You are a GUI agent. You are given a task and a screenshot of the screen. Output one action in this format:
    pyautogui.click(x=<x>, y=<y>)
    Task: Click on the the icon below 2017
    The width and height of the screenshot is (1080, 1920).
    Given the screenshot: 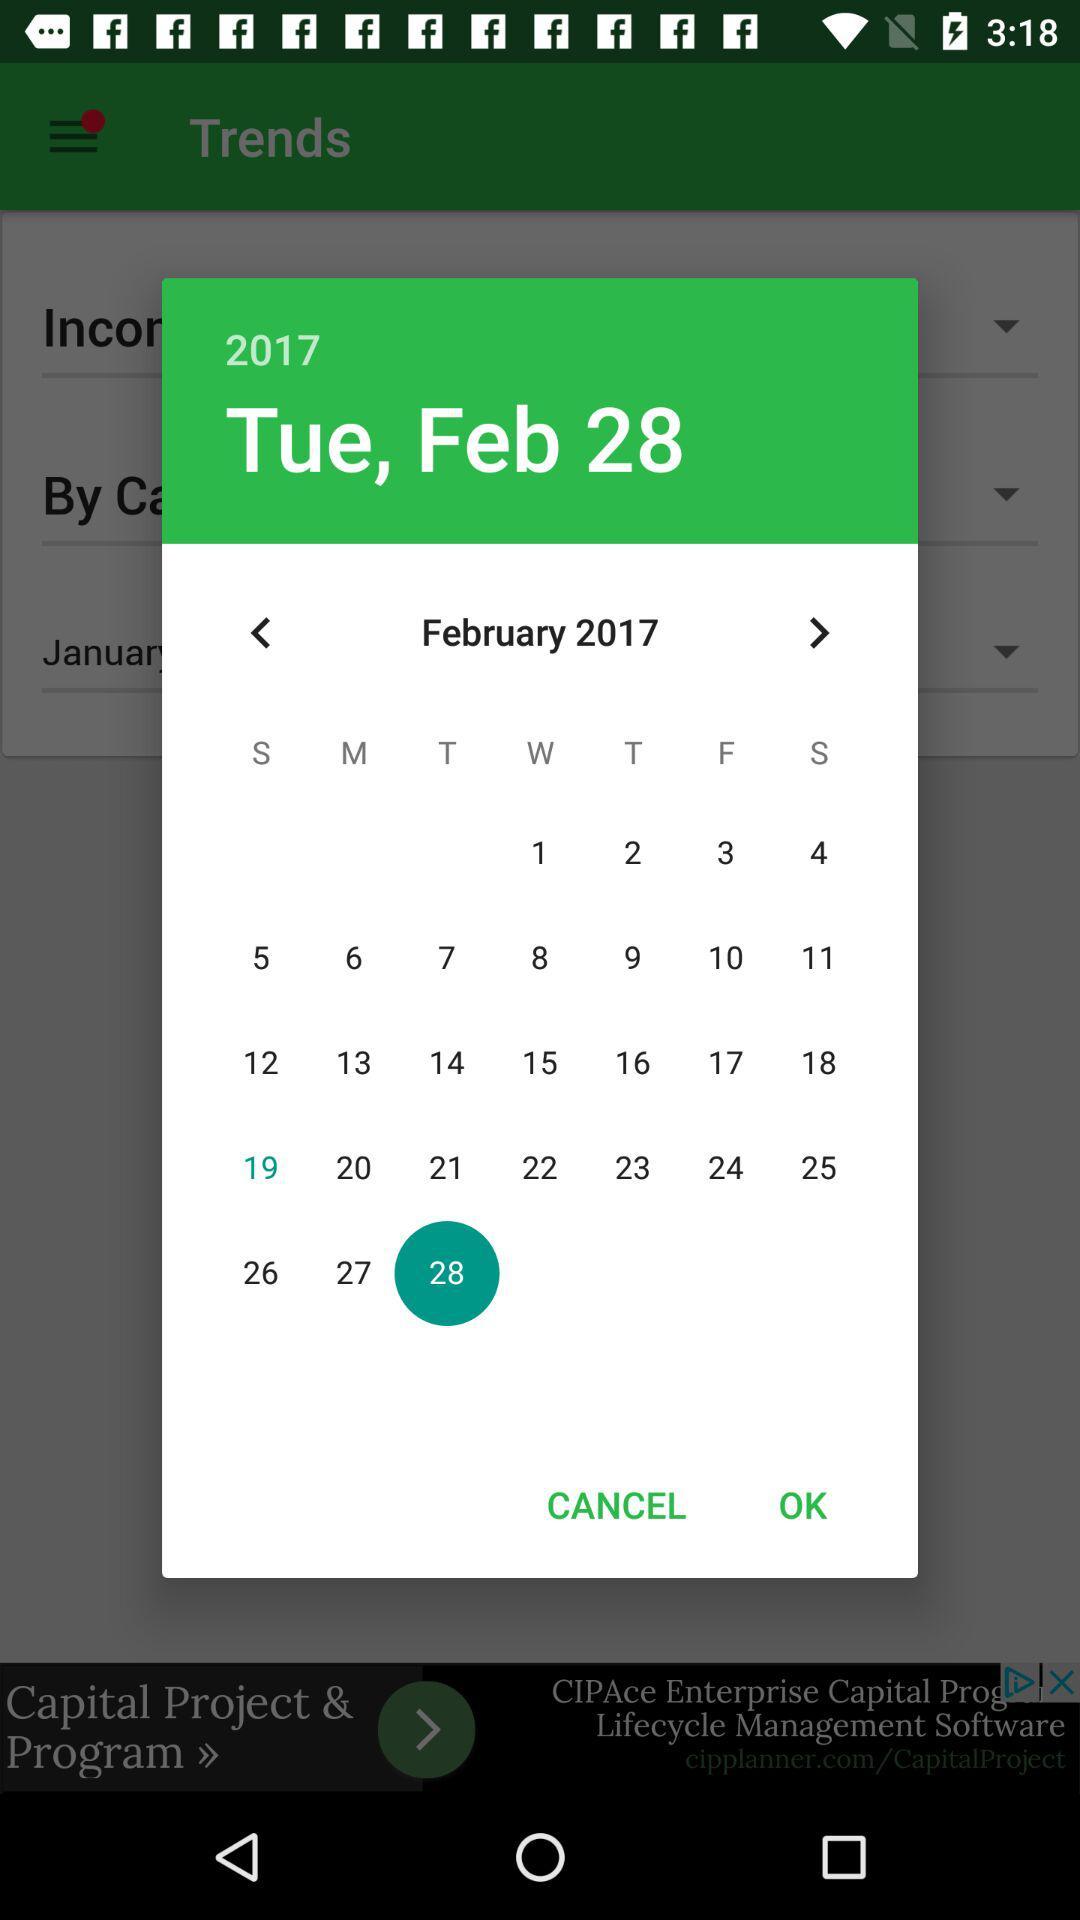 What is the action you would take?
    pyautogui.click(x=455, y=435)
    